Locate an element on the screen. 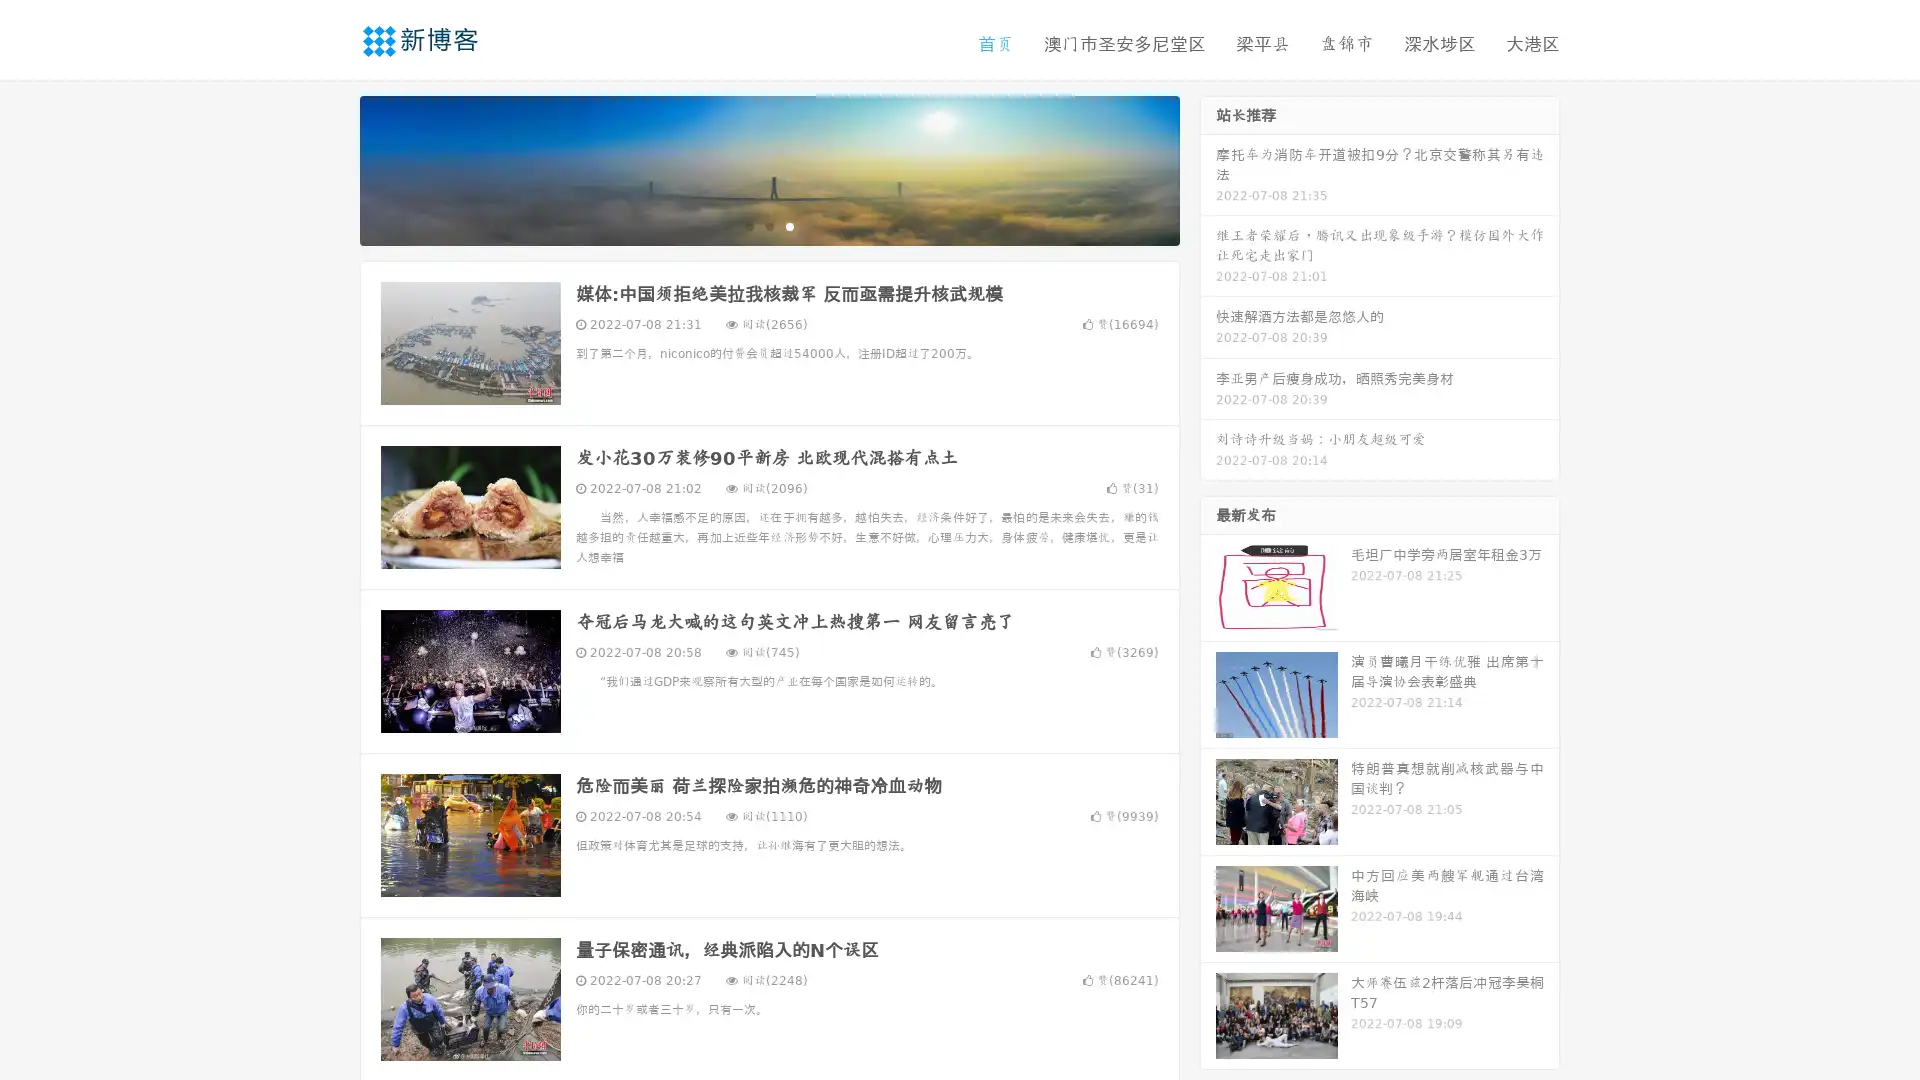 Image resolution: width=1920 pixels, height=1080 pixels. Next slide is located at coordinates (1208, 168).